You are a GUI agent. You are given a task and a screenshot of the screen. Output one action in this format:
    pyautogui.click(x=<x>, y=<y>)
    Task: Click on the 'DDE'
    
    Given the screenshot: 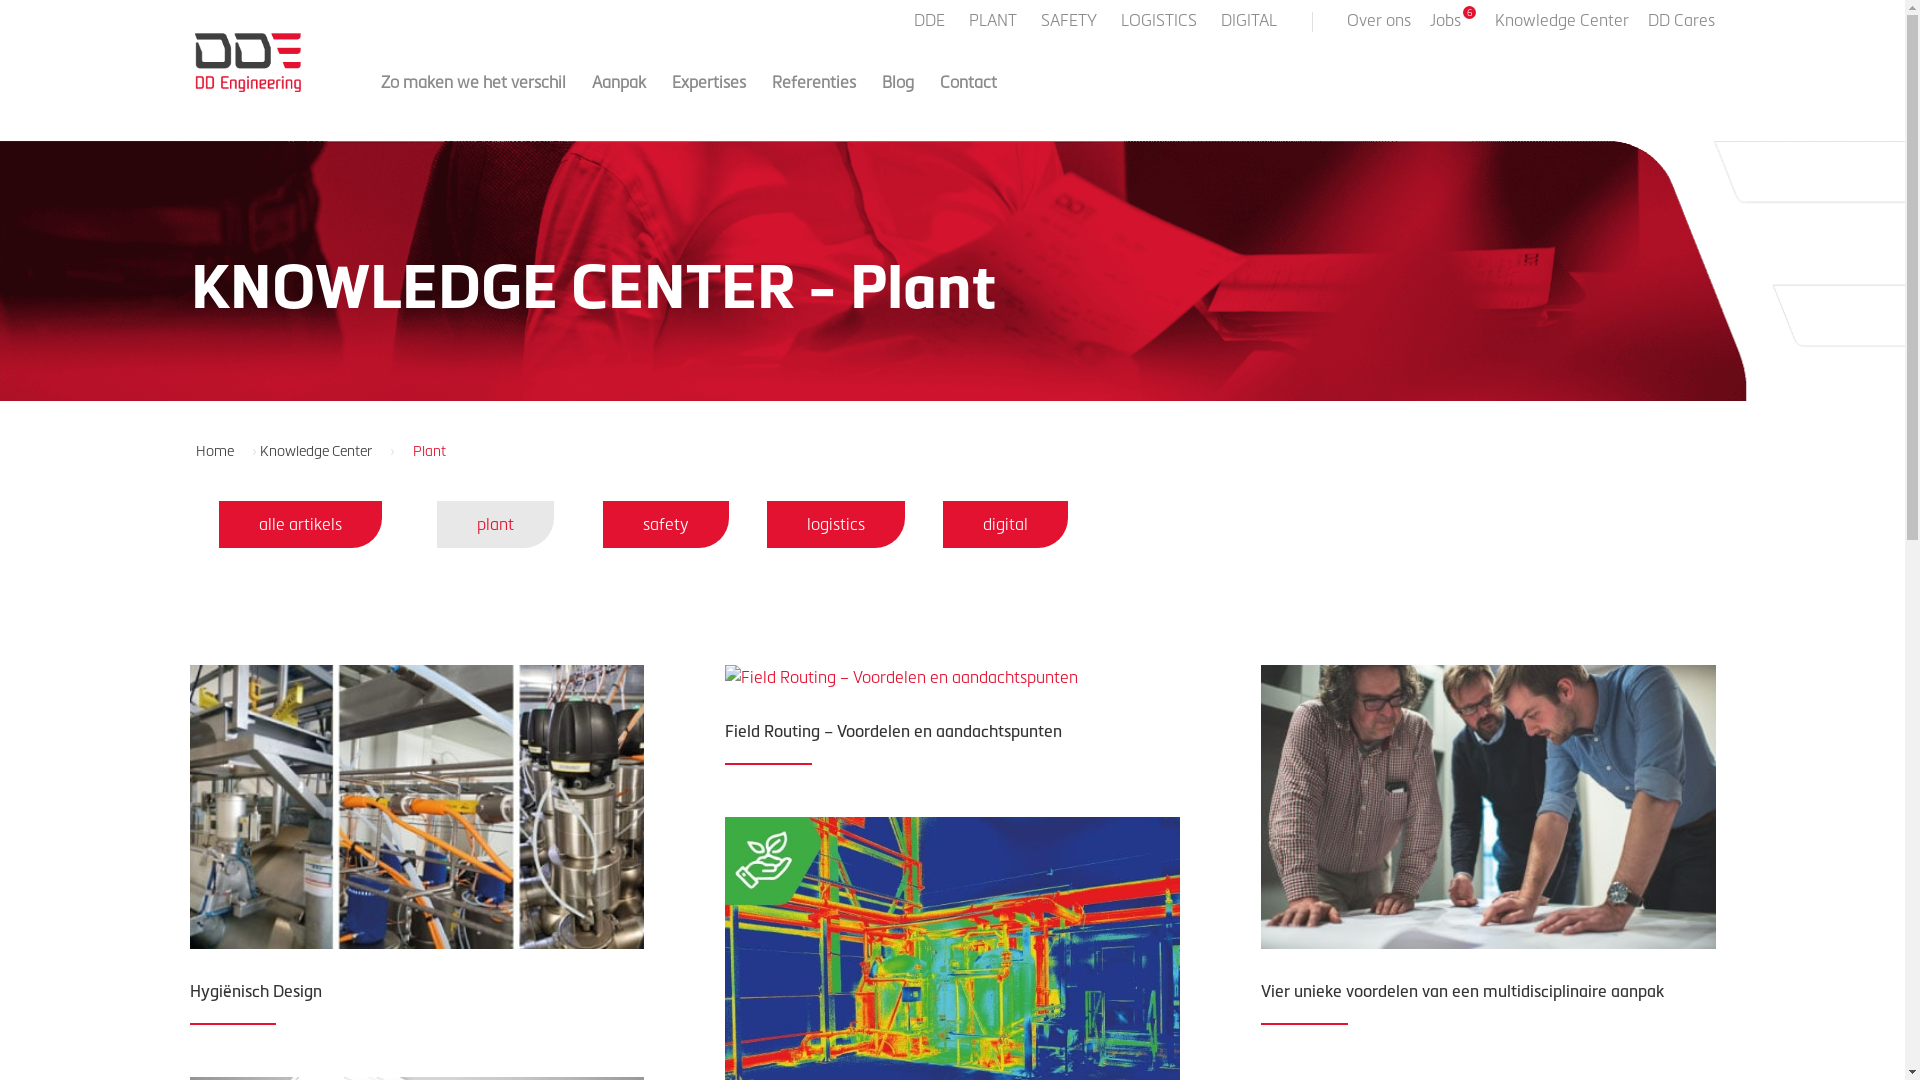 What is the action you would take?
    pyautogui.click(x=930, y=26)
    